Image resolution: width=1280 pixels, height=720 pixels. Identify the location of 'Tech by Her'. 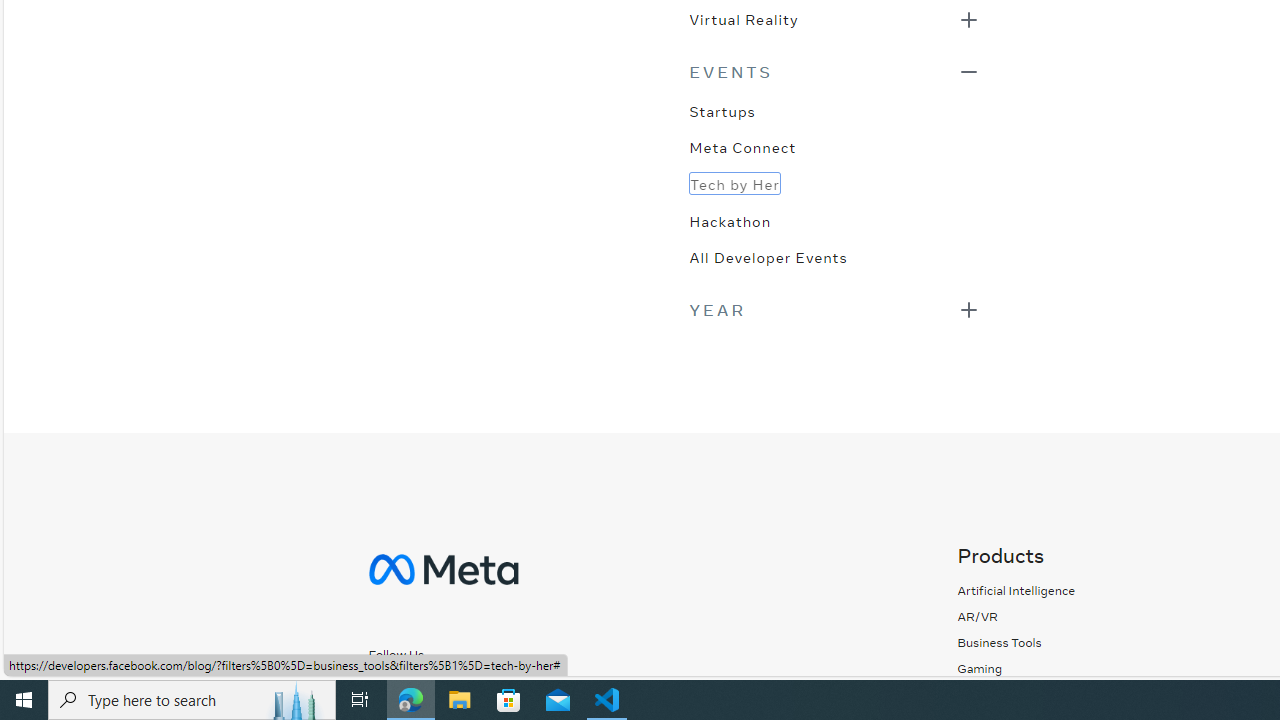
(733, 183).